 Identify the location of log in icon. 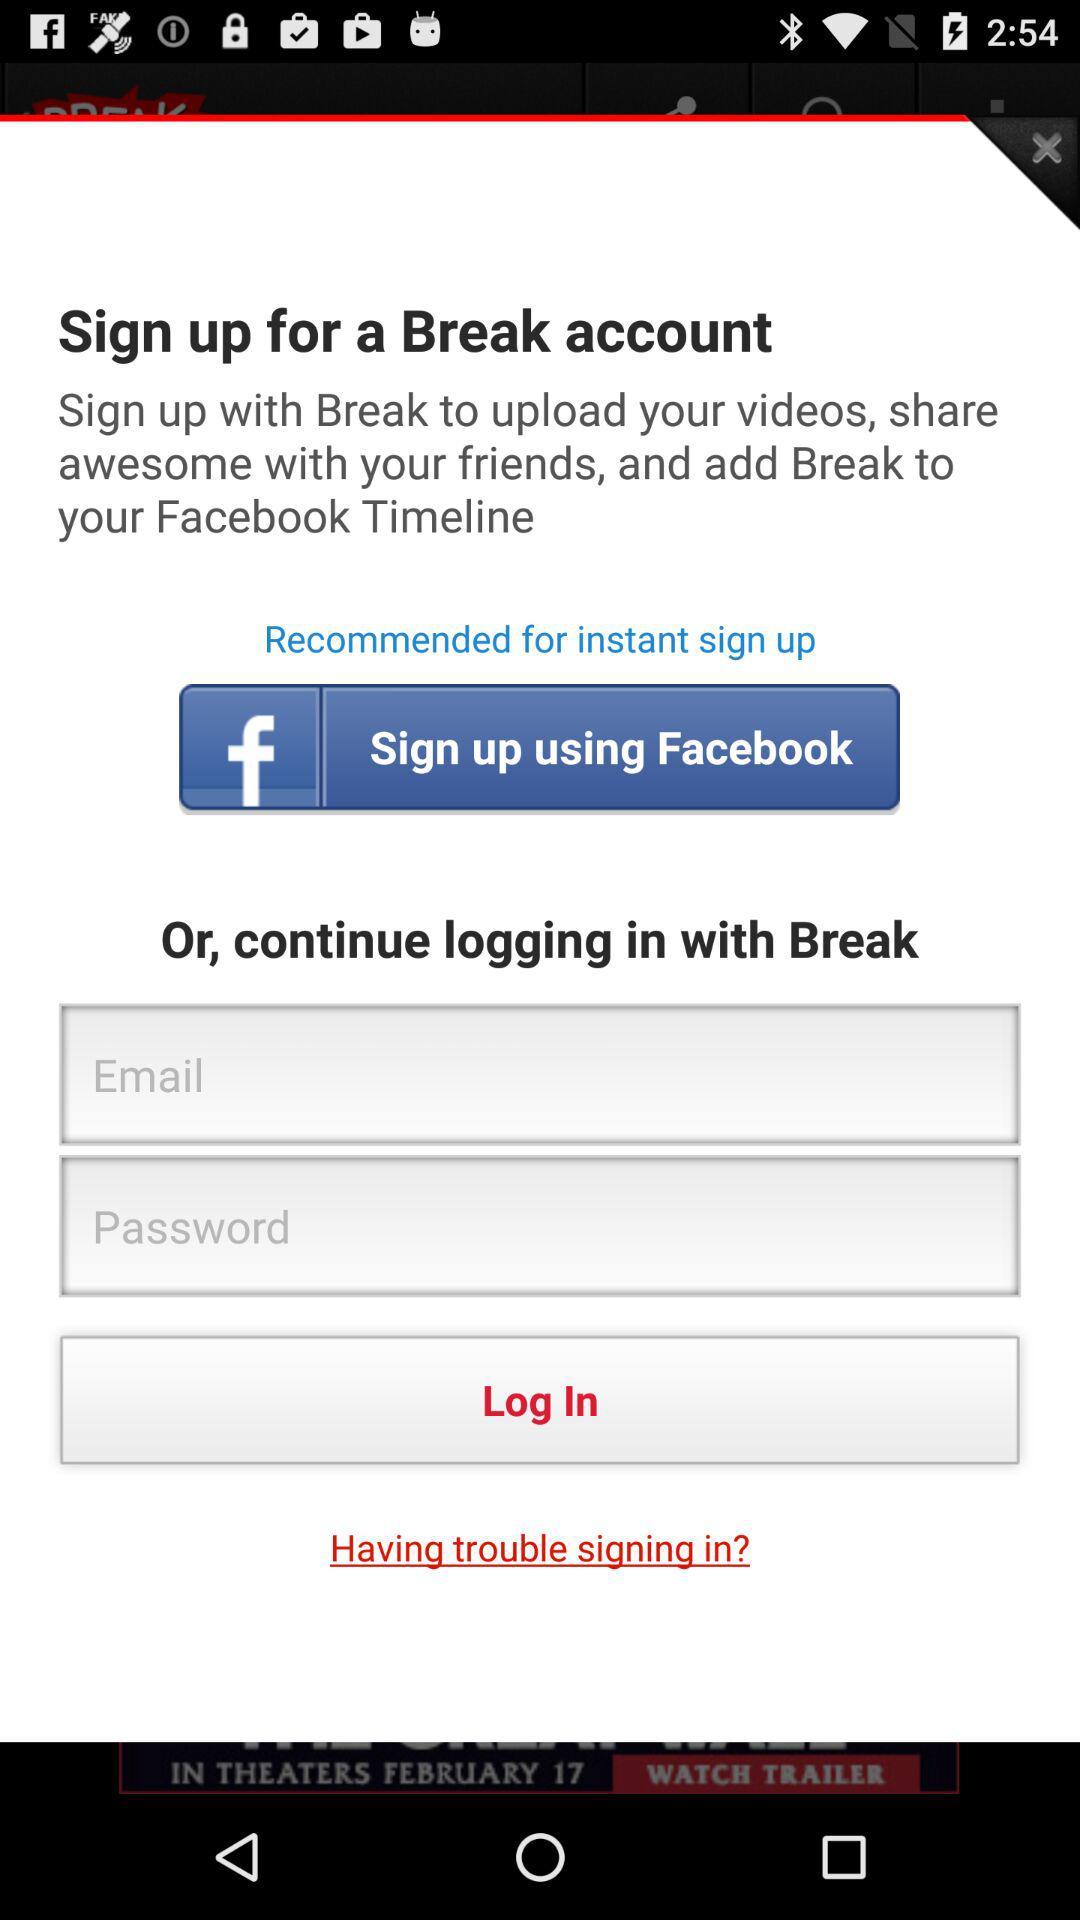
(540, 1398).